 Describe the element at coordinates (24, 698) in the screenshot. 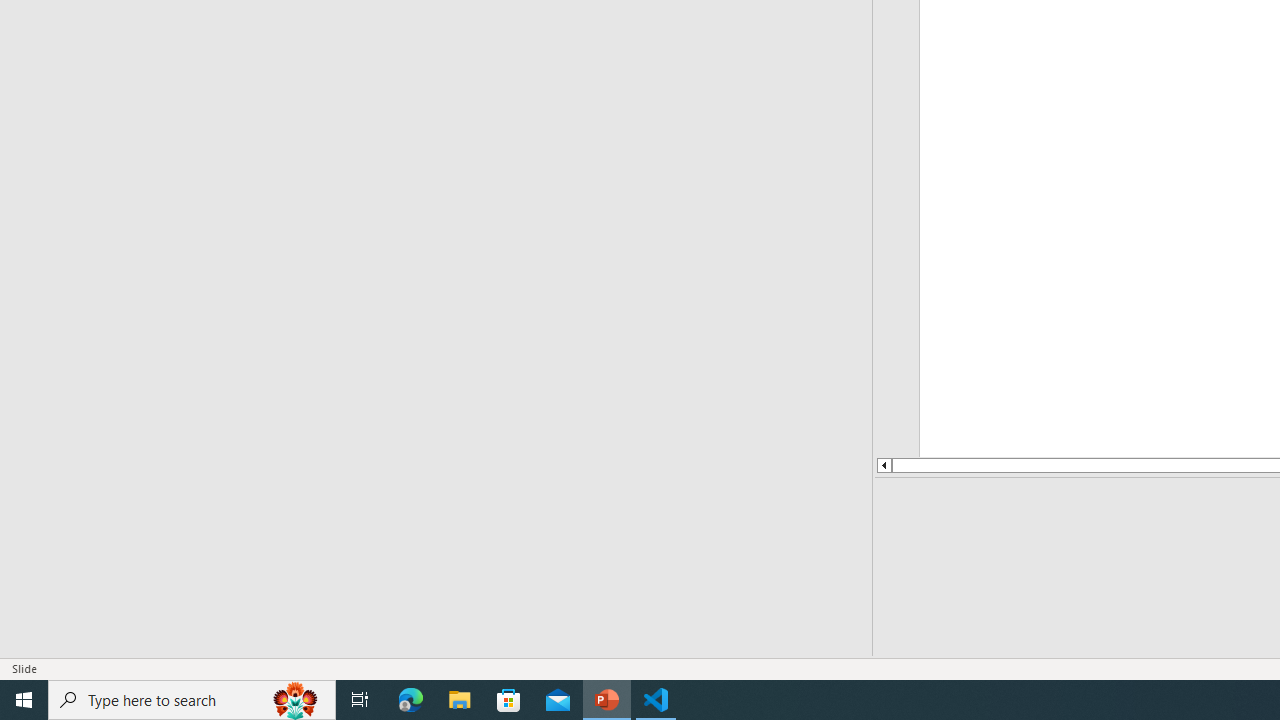

I see `'Start'` at that location.